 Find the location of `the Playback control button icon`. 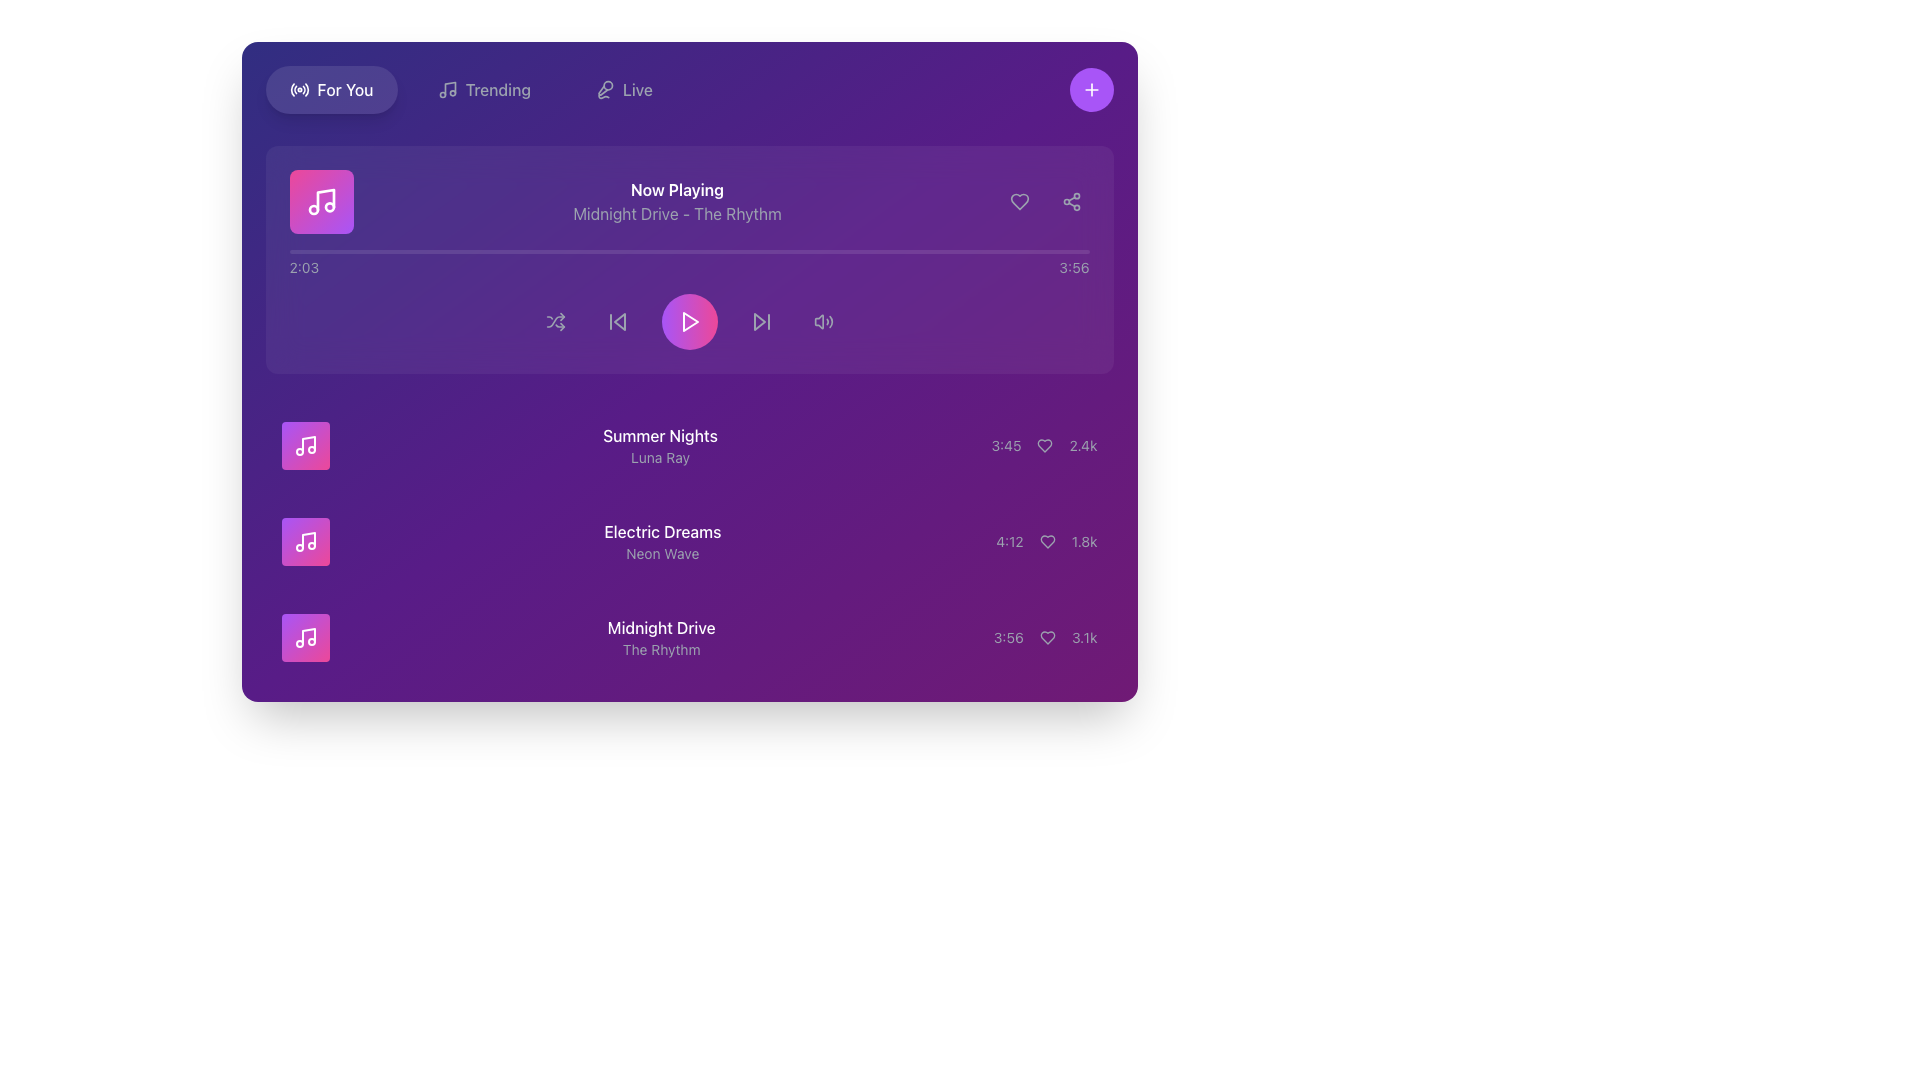

the Playback control button icon is located at coordinates (690, 320).